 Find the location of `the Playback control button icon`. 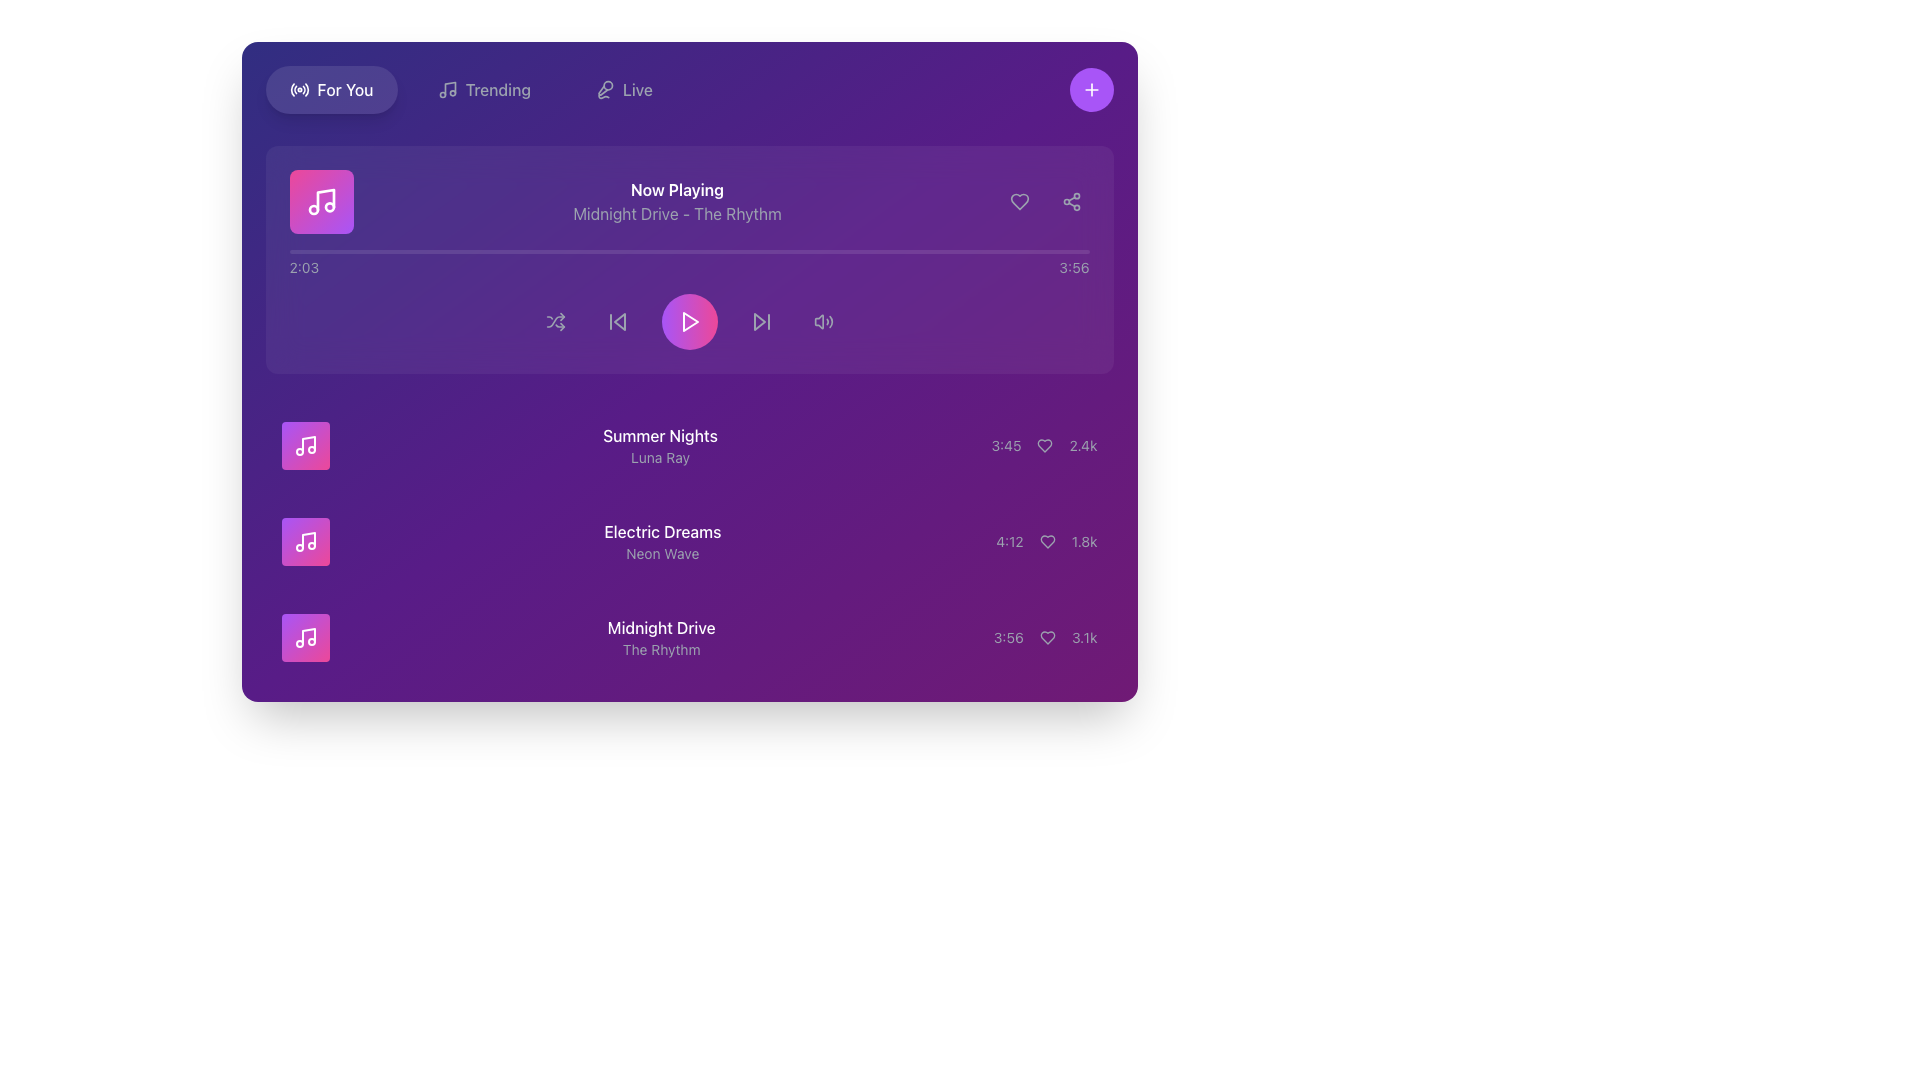

the Playback control button icon is located at coordinates (690, 320).